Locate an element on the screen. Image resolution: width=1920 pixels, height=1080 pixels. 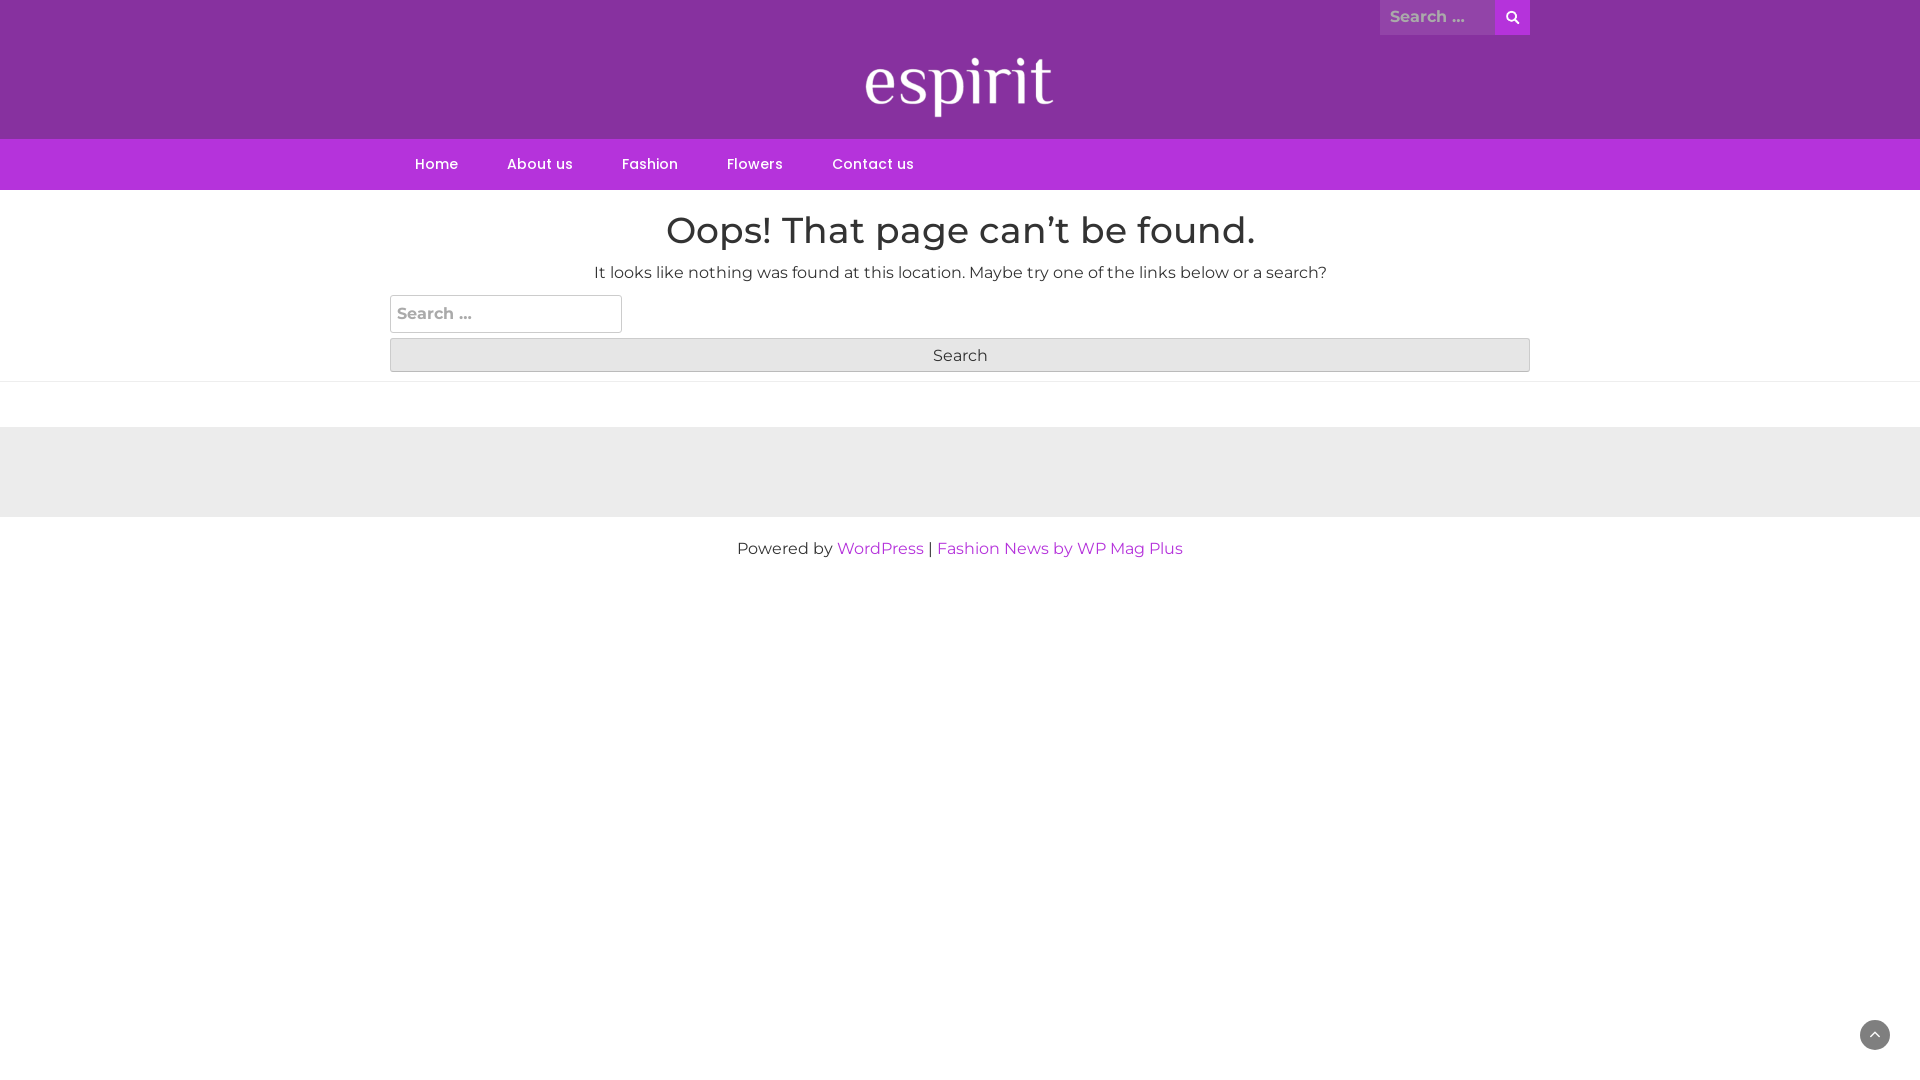
'About us' is located at coordinates (539, 163).